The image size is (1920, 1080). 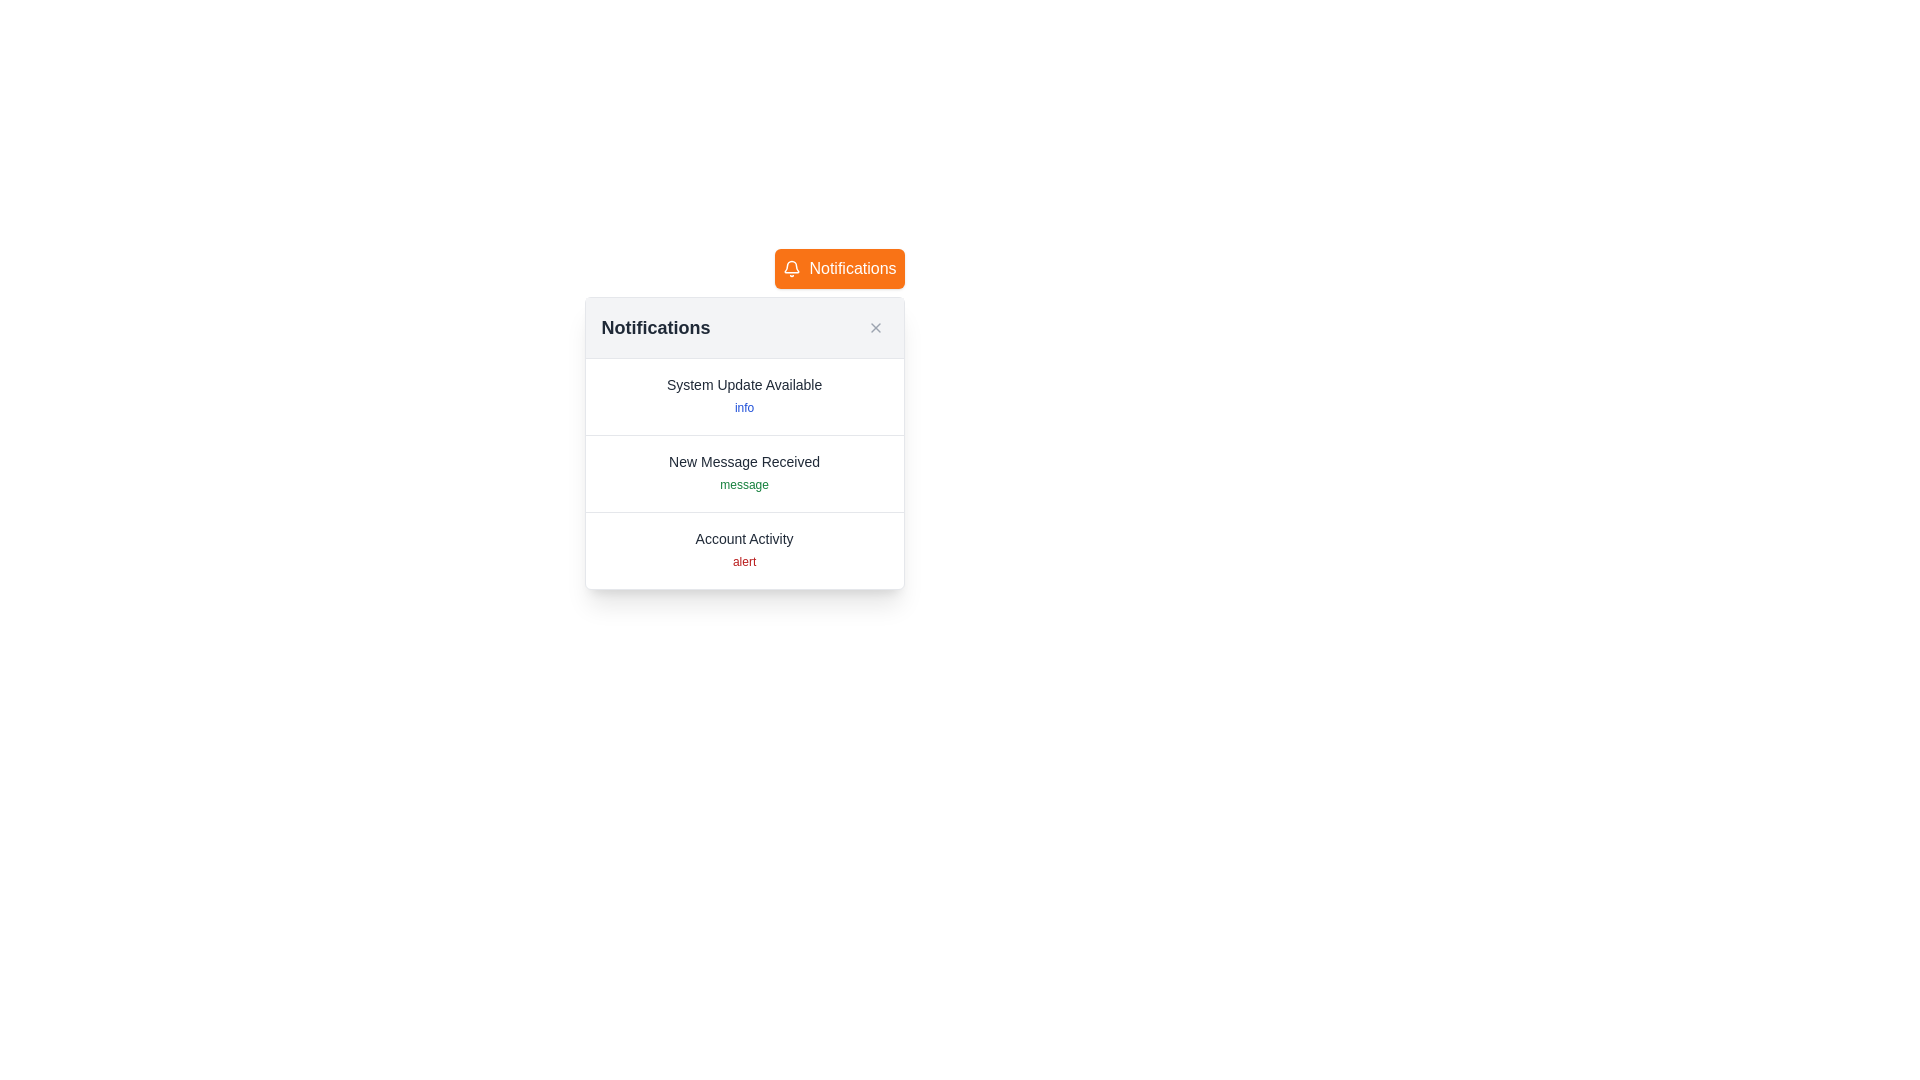 What do you see at coordinates (875, 326) in the screenshot?
I see `the 'X' icon button located on the top-right corner of the notifications pop-up panel` at bounding box center [875, 326].